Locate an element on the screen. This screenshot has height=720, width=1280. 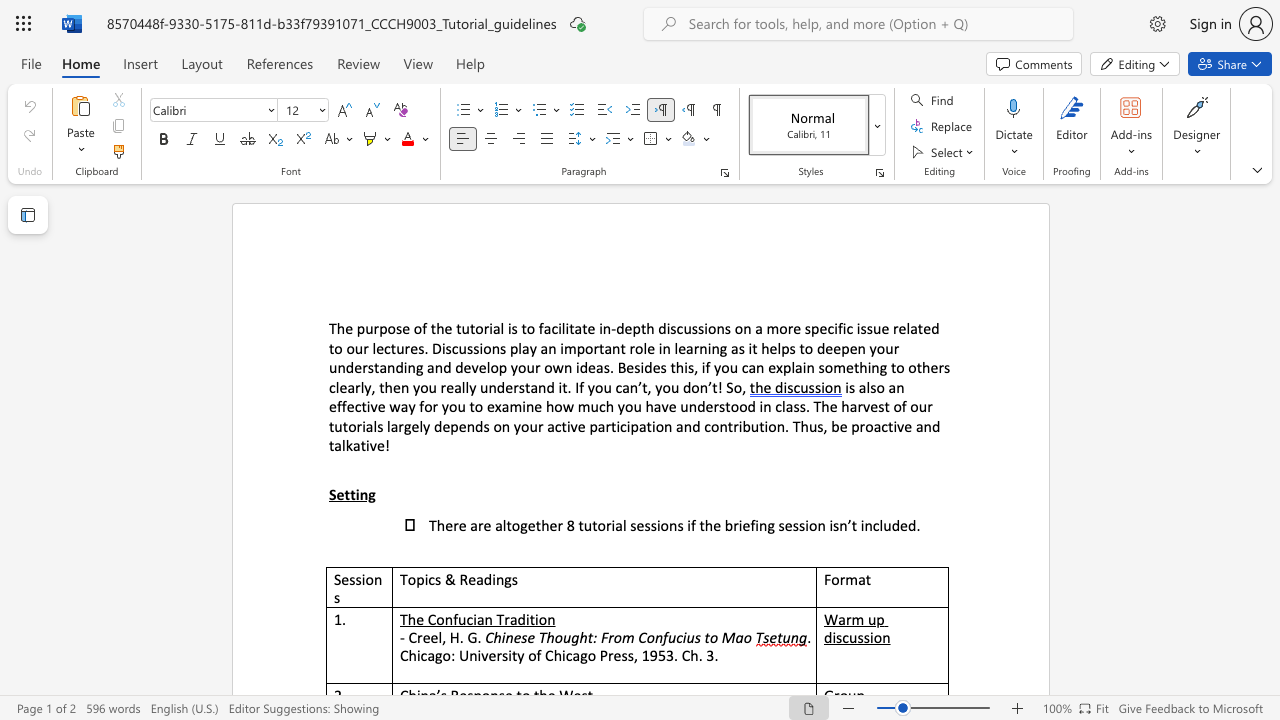
the subset text "nclude" within the text "included." is located at coordinates (864, 524).